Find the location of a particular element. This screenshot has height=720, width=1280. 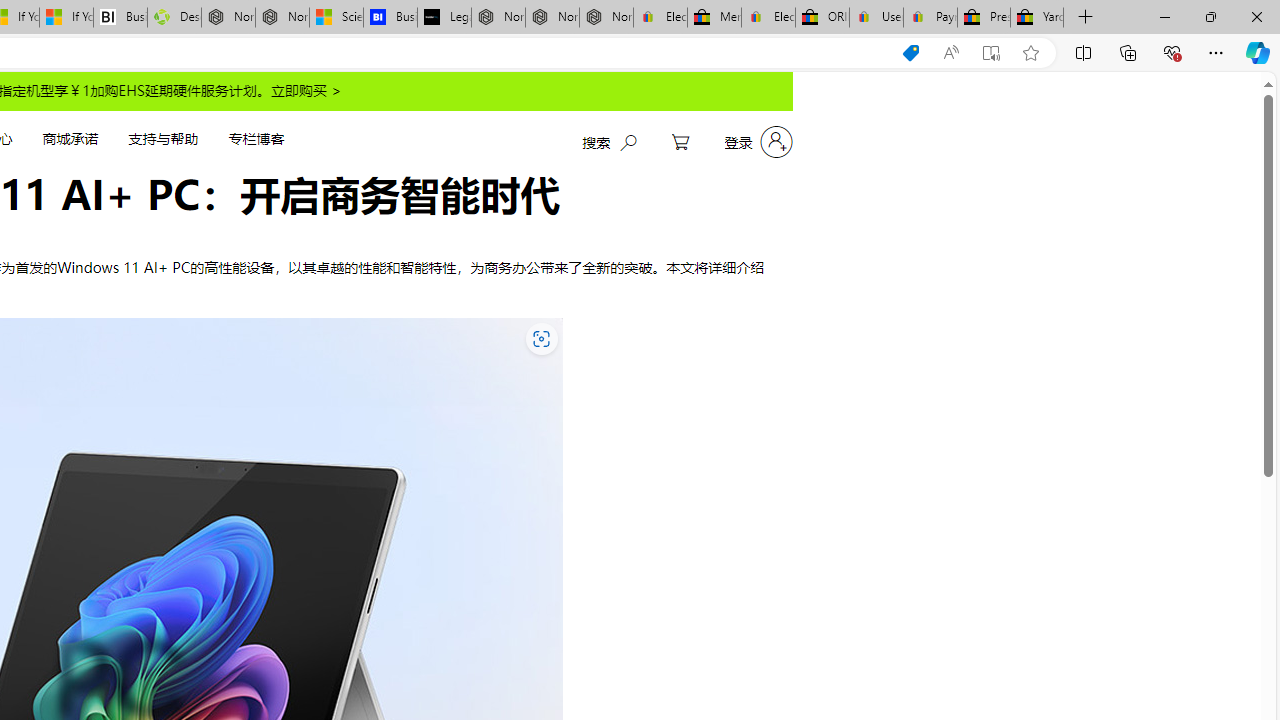

'My Cart' is located at coordinates (680, 141).